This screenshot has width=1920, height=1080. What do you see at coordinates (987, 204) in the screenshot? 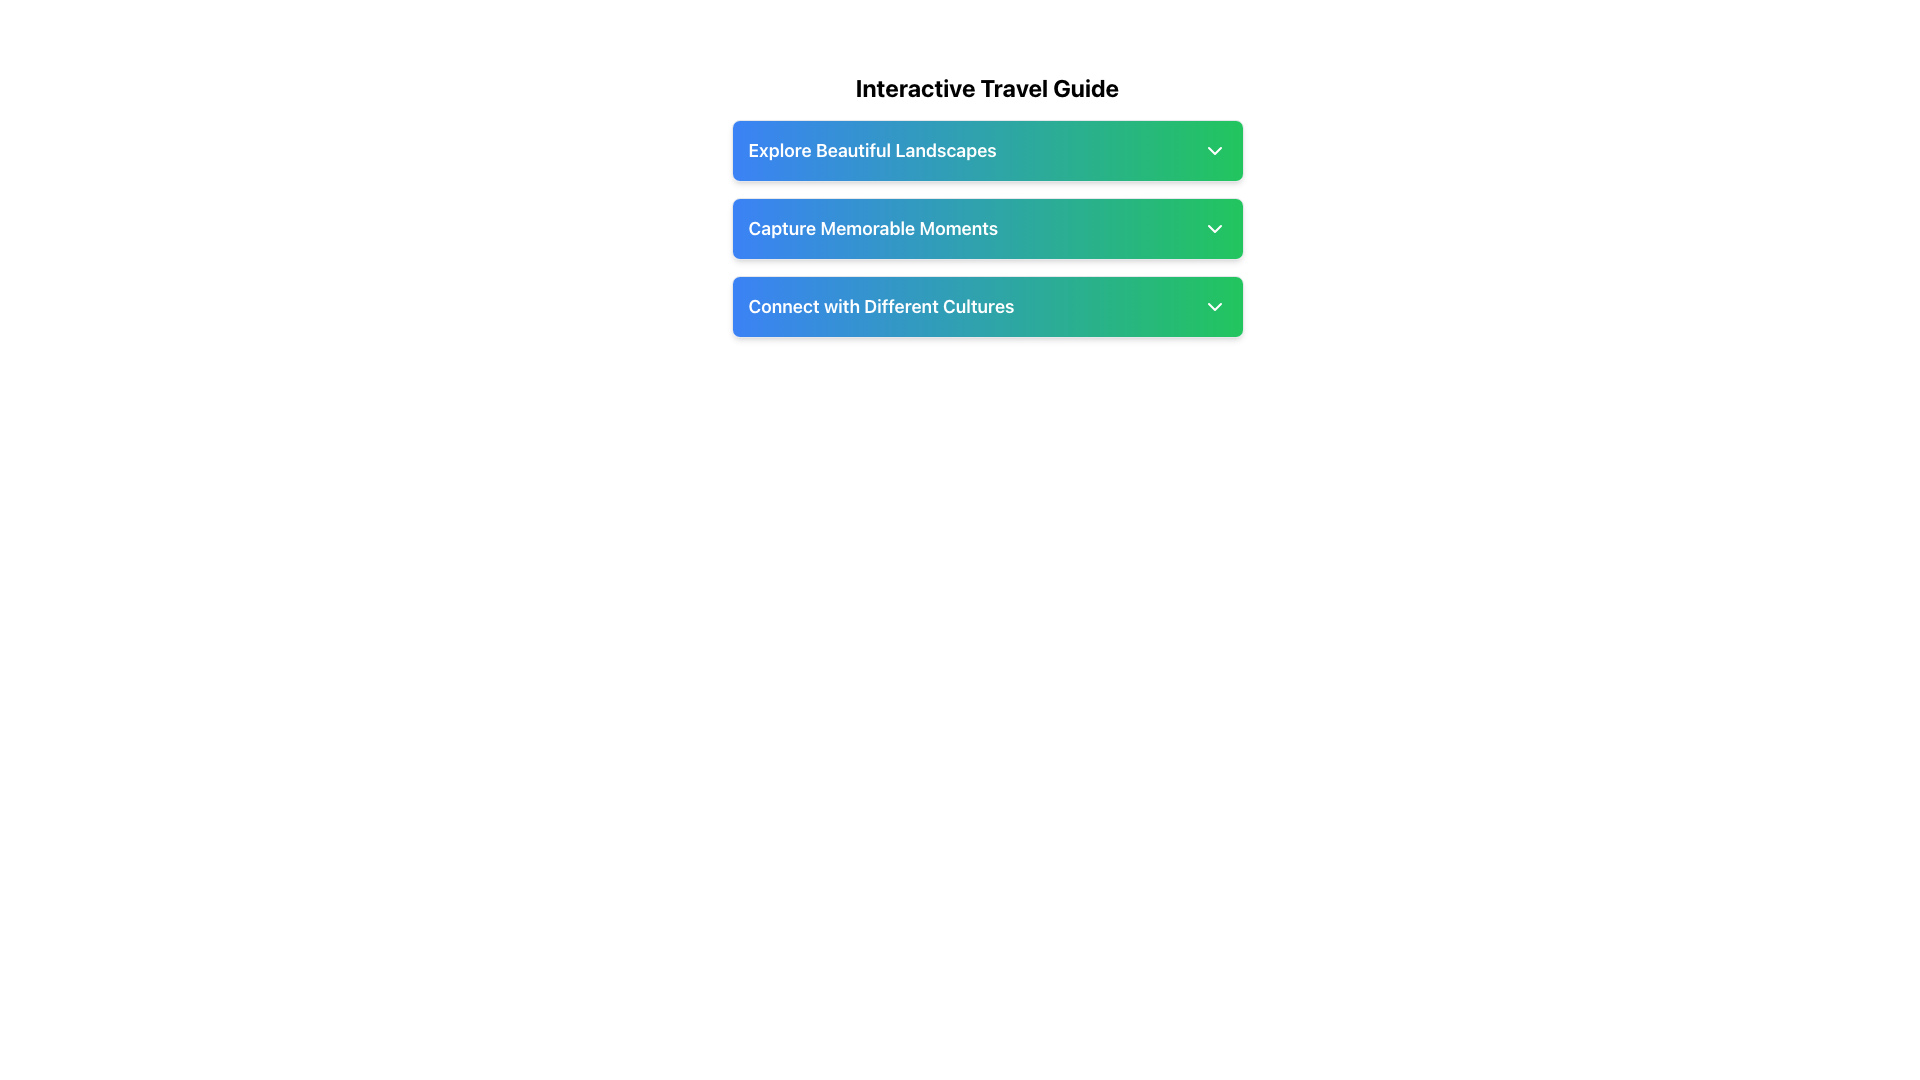
I see `the collapsible header titled 'Capture Memorable Moments'` at bounding box center [987, 204].